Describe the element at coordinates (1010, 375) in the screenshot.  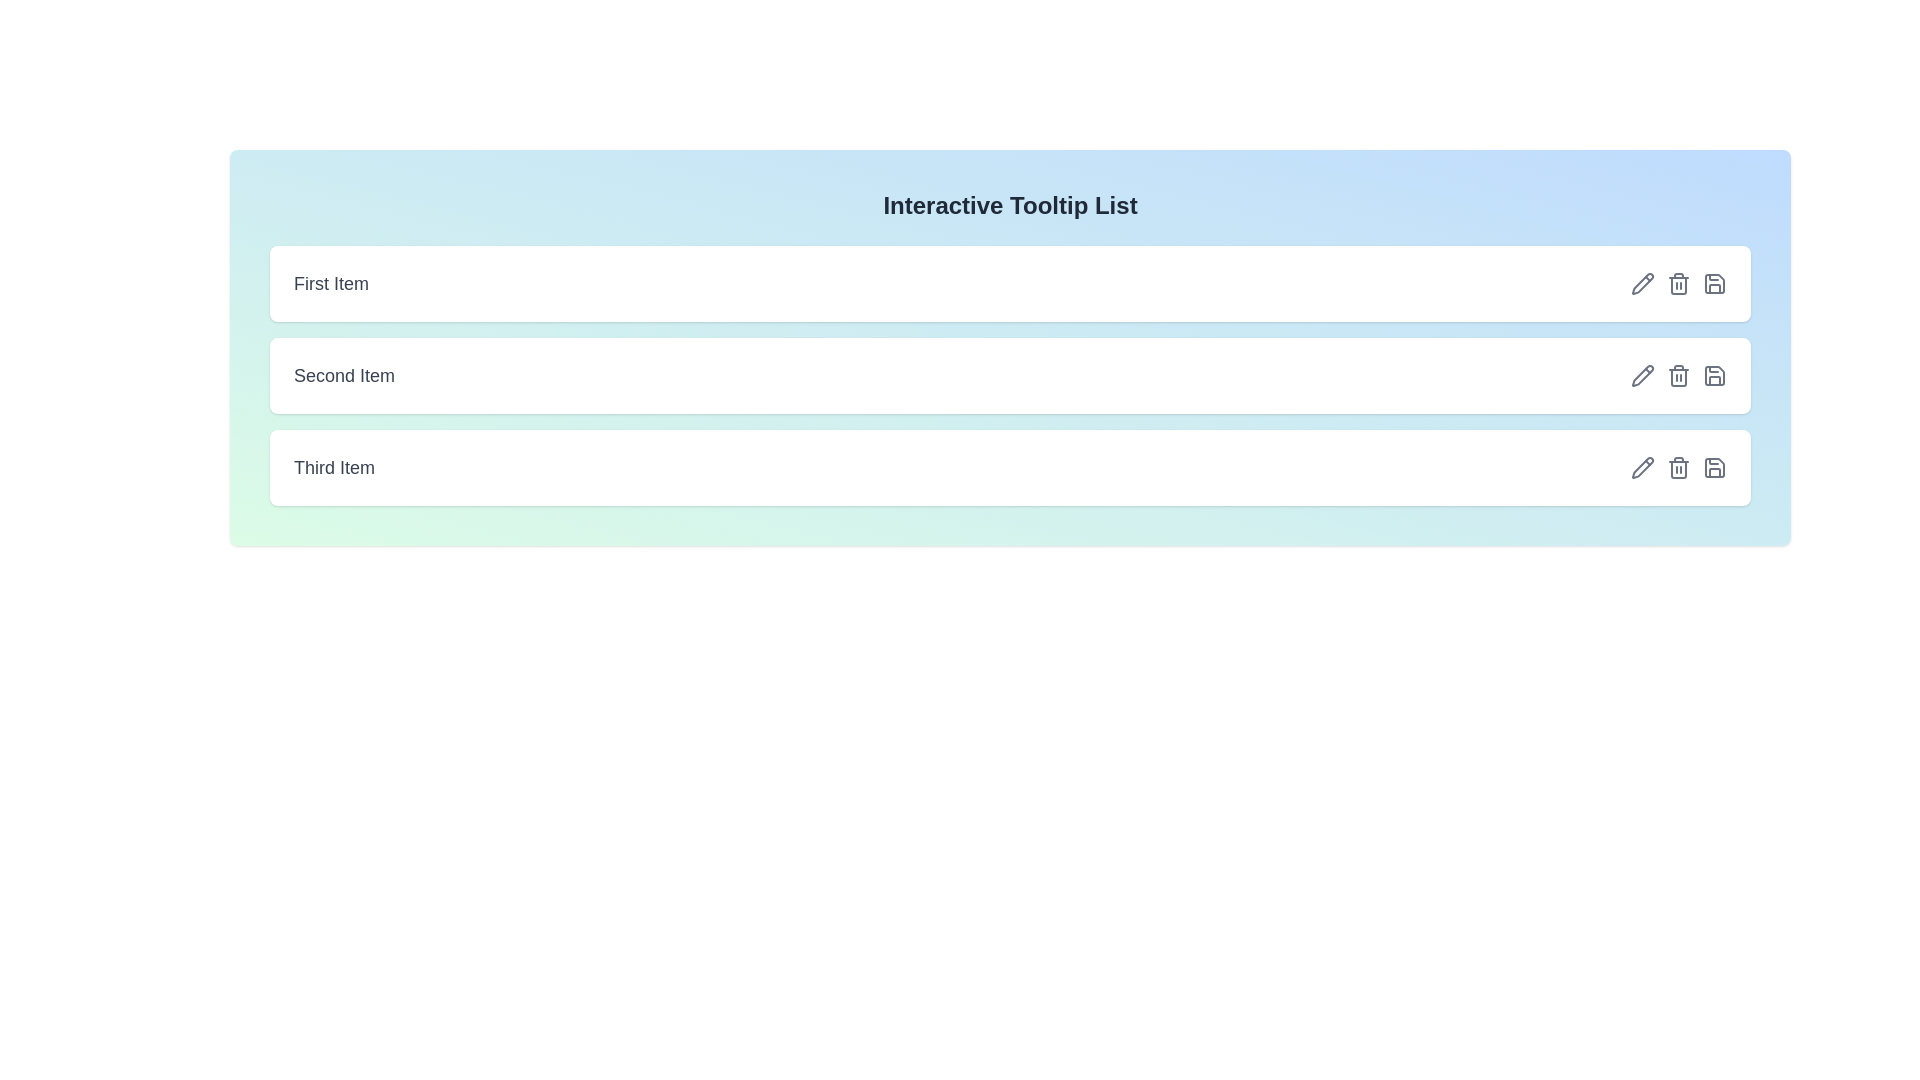
I see `the second list item in the vertically stacked list, which allows for interaction and editing such as renaming or deleting` at that location.